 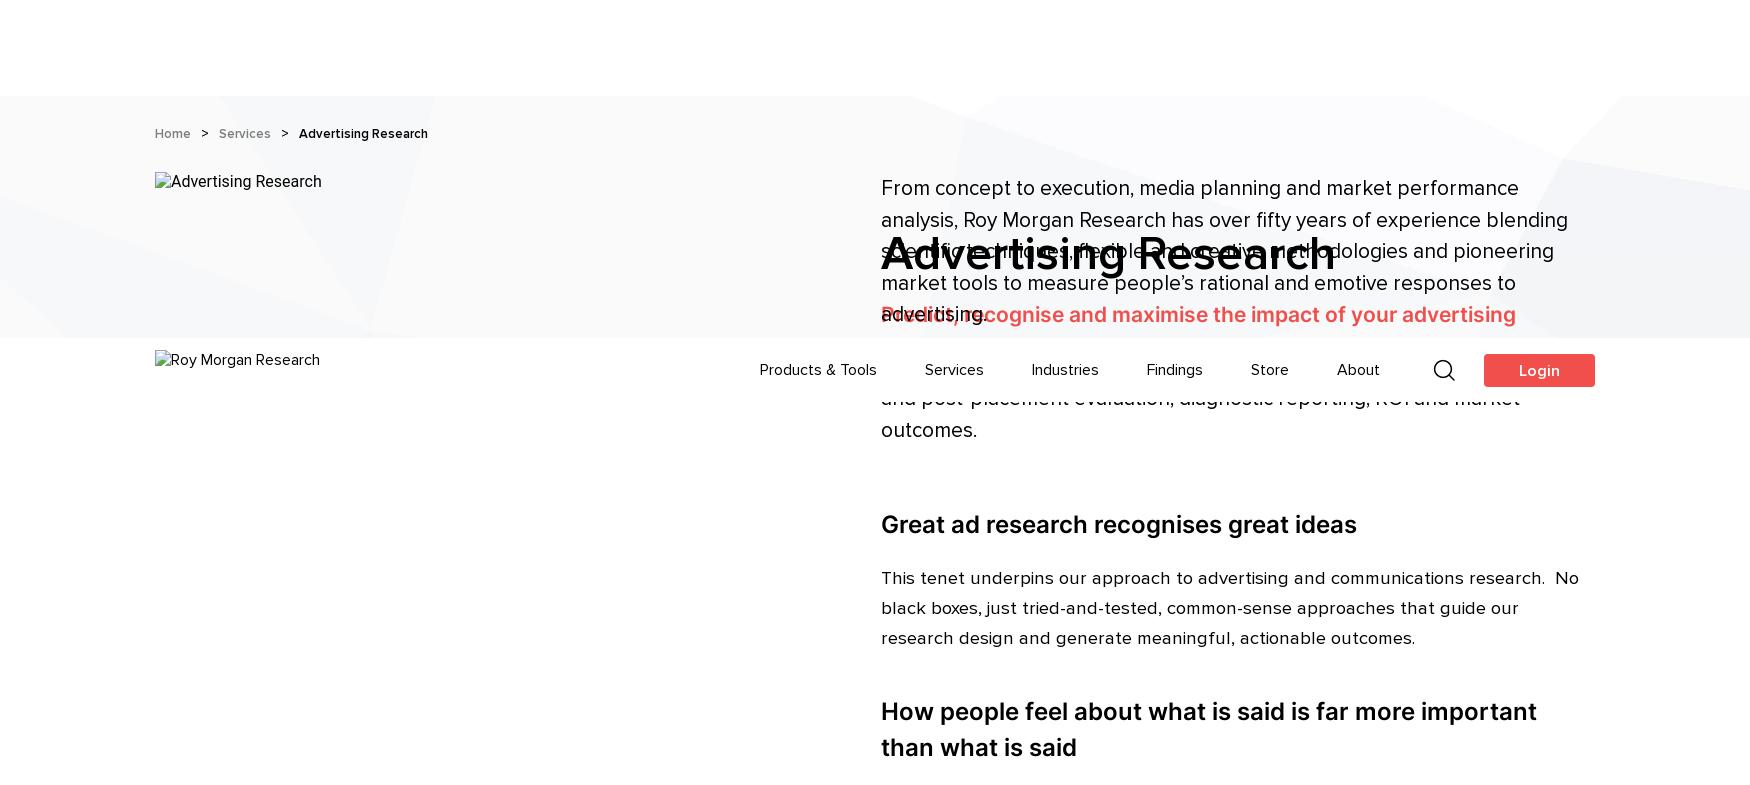 What do you see at coordinates (1030, 30) in the screenshot?
I see `'Industries'` at bounding box center [1030, 30].